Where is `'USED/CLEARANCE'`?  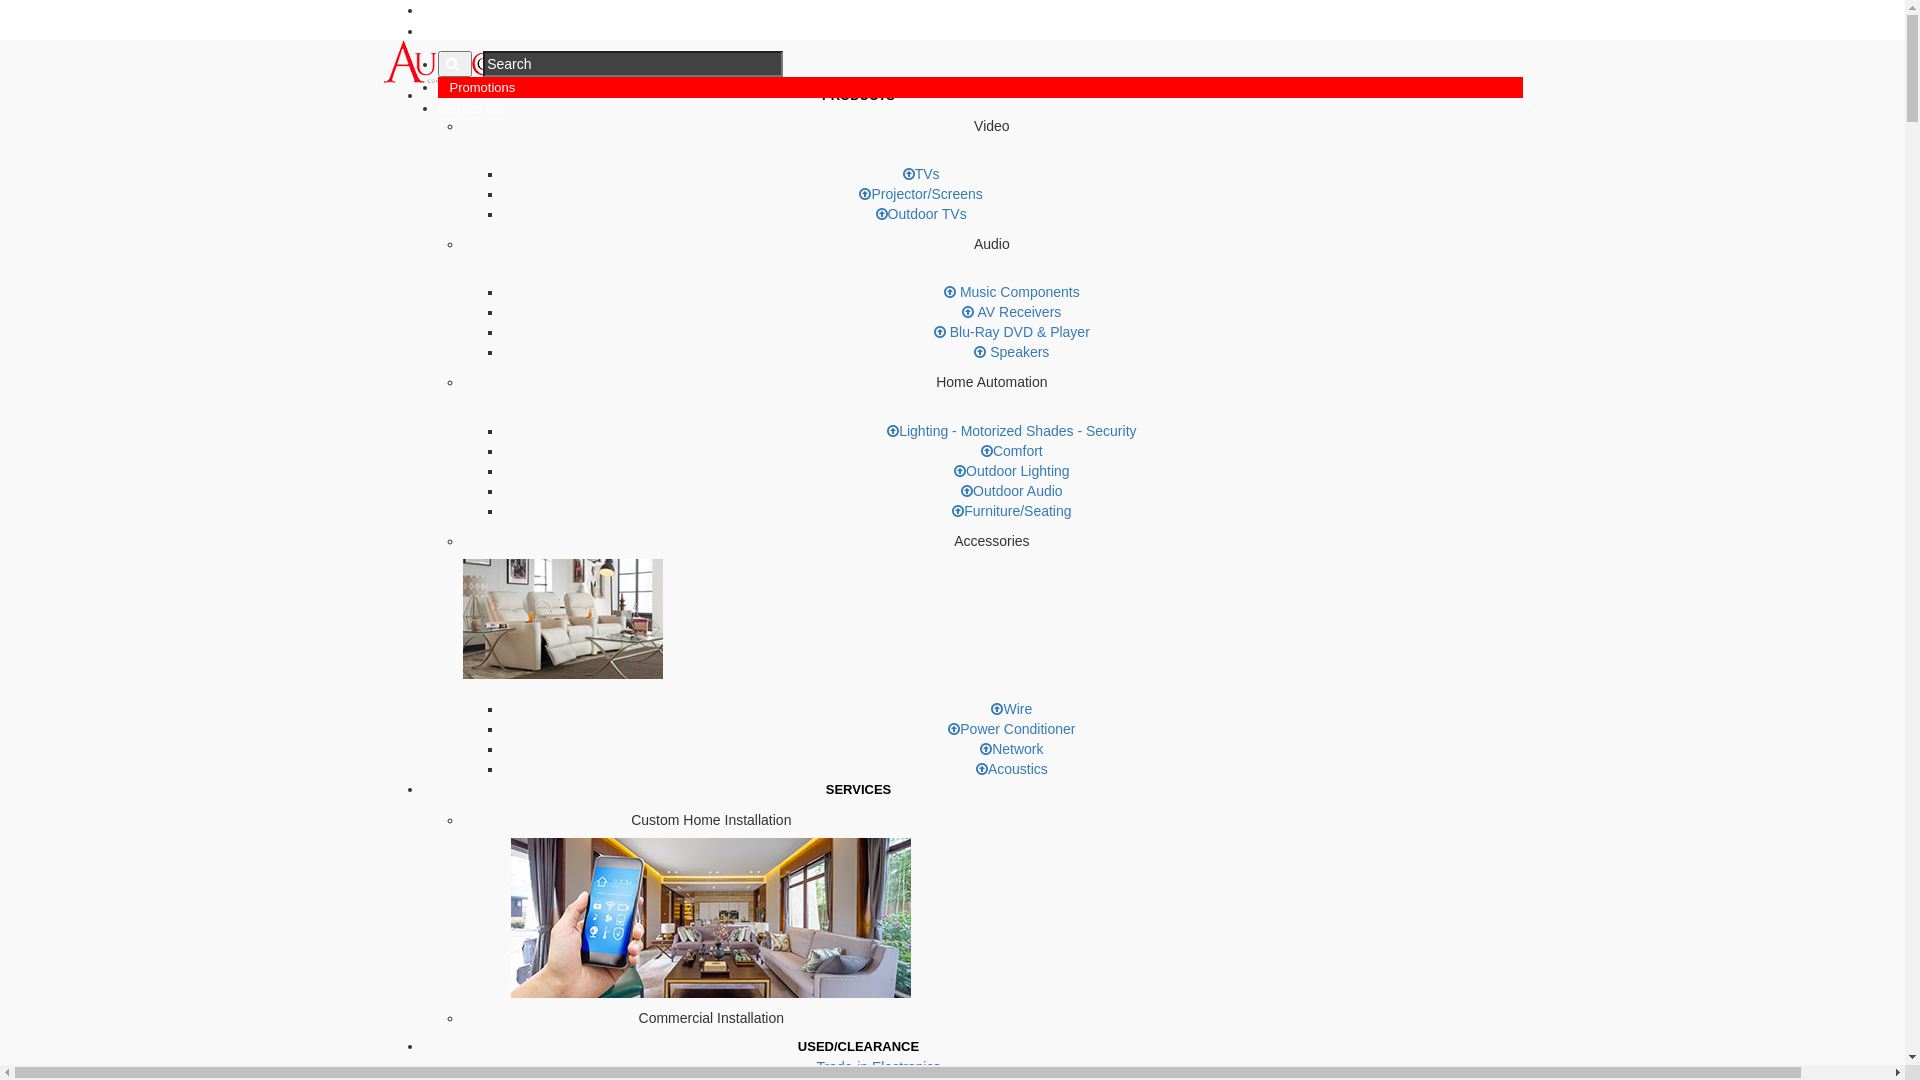 'USED/CLEARANCE' is located at coordinates (858, 1045).